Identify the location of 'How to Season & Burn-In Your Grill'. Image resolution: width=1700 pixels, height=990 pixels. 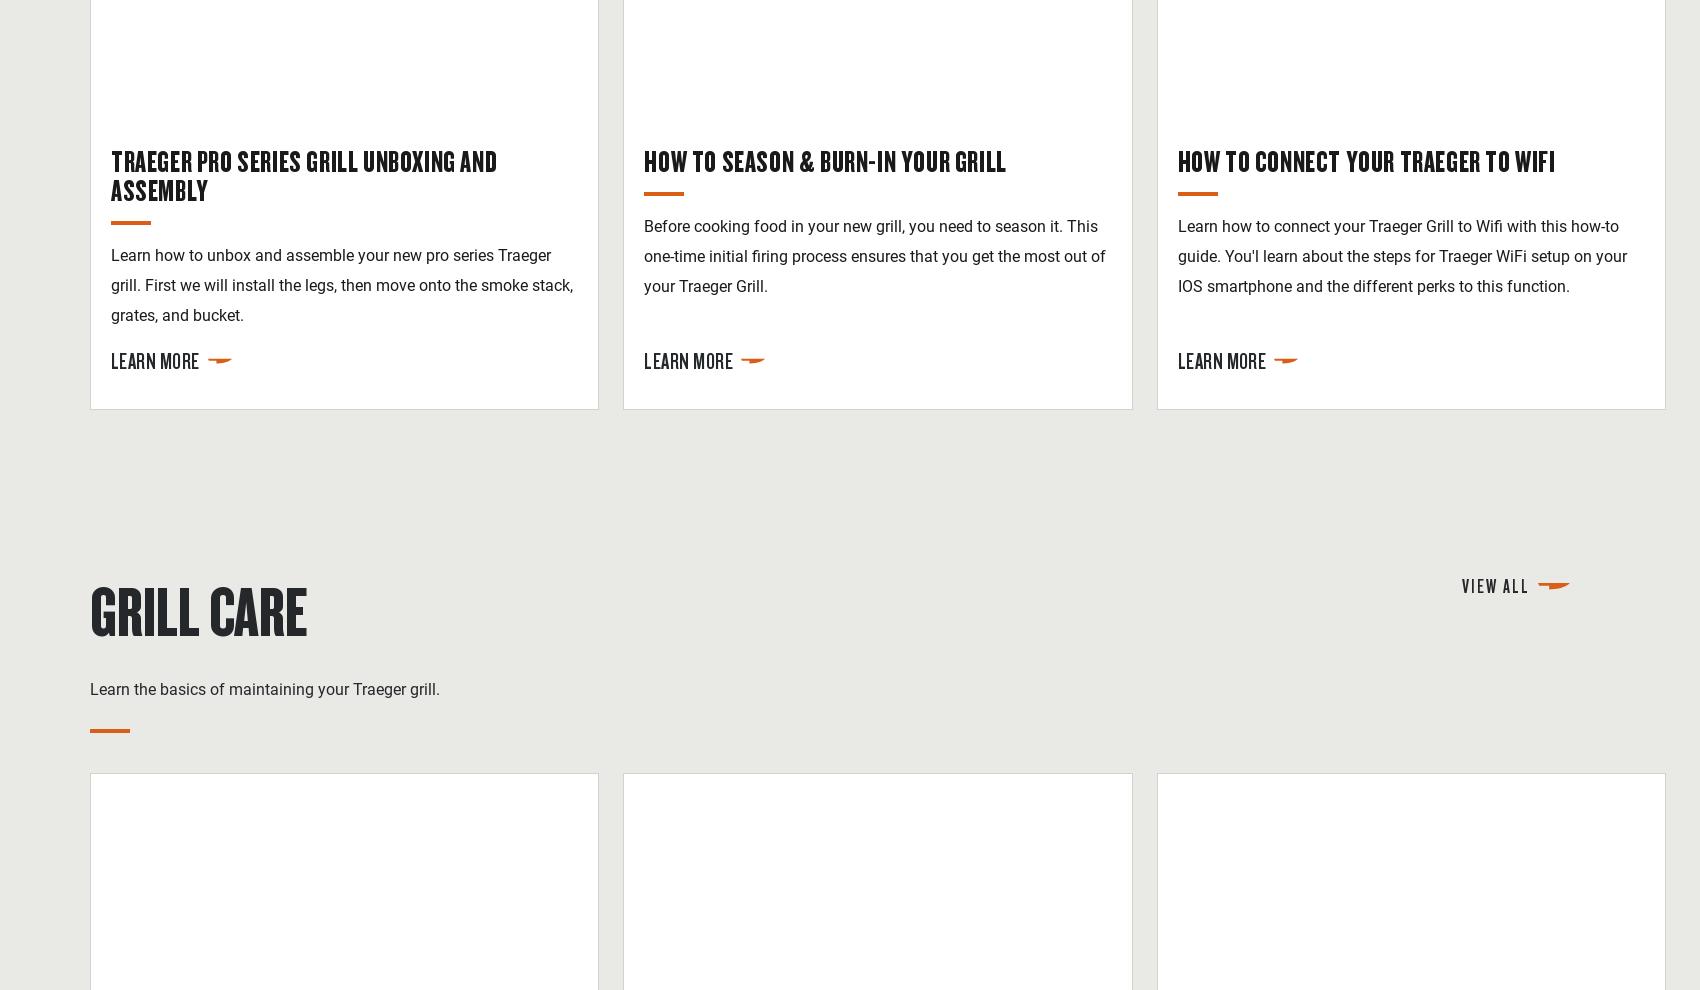
(824, 159).